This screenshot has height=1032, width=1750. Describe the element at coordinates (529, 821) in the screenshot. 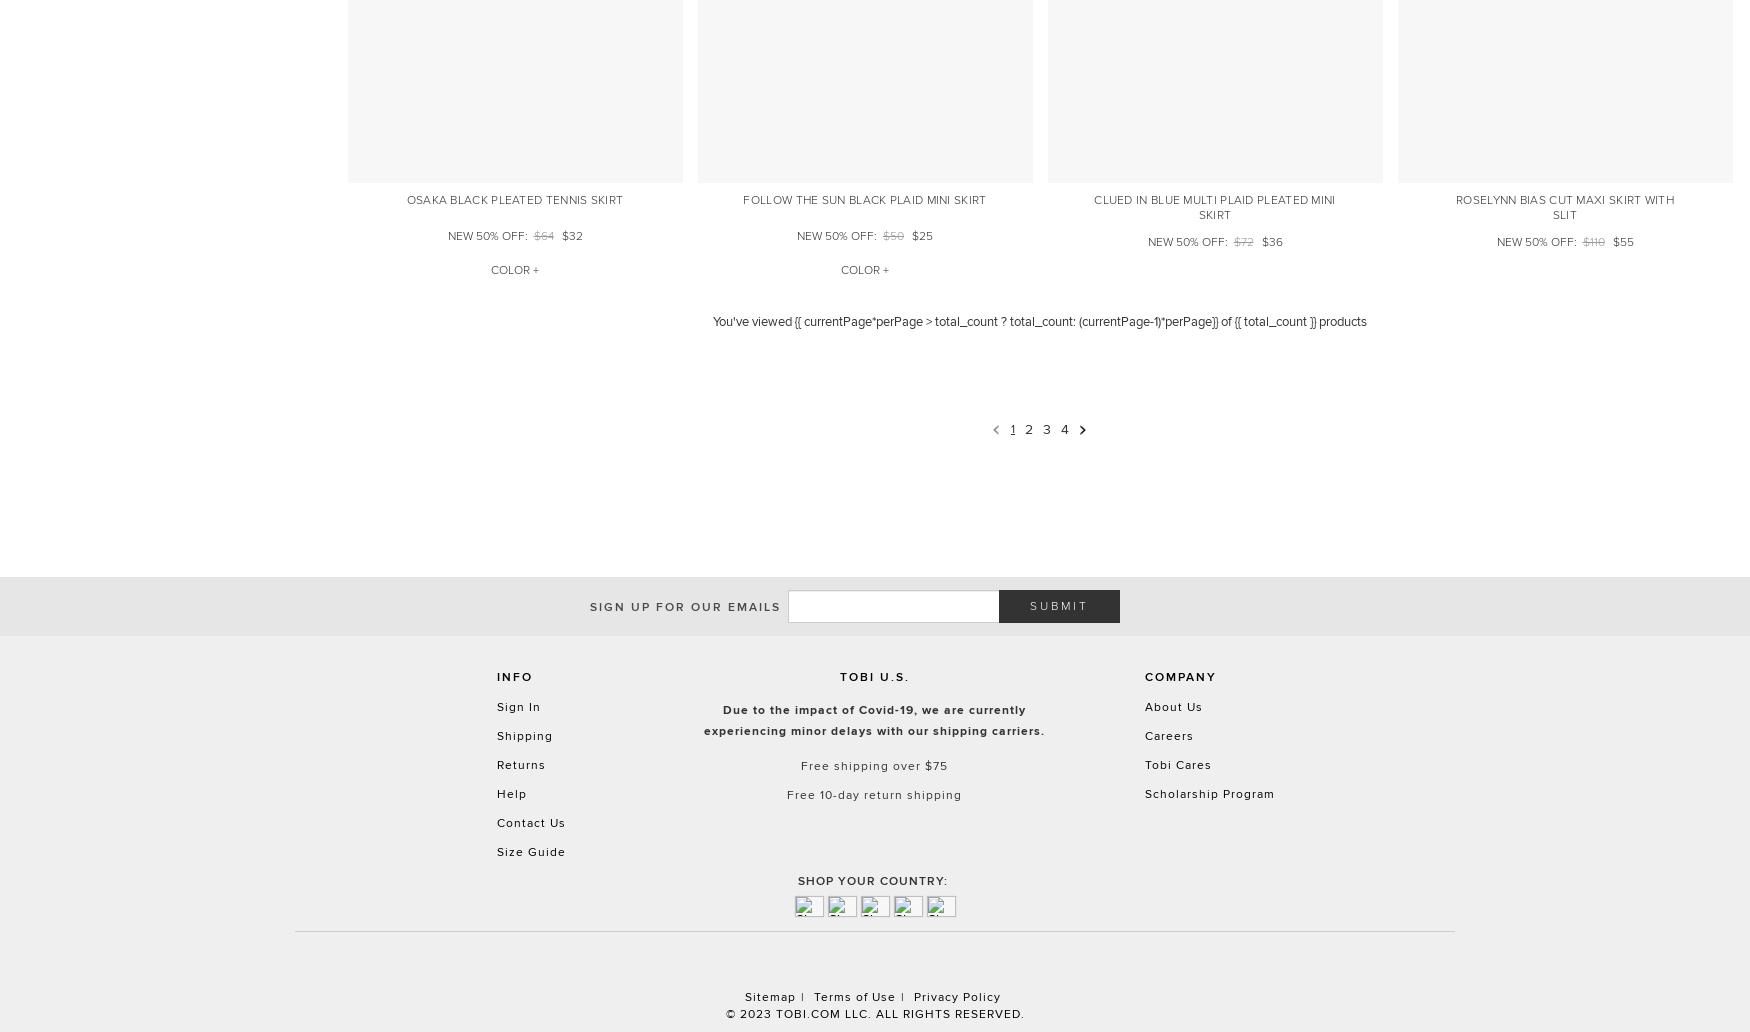

I see `'Contact Us'` at that location.